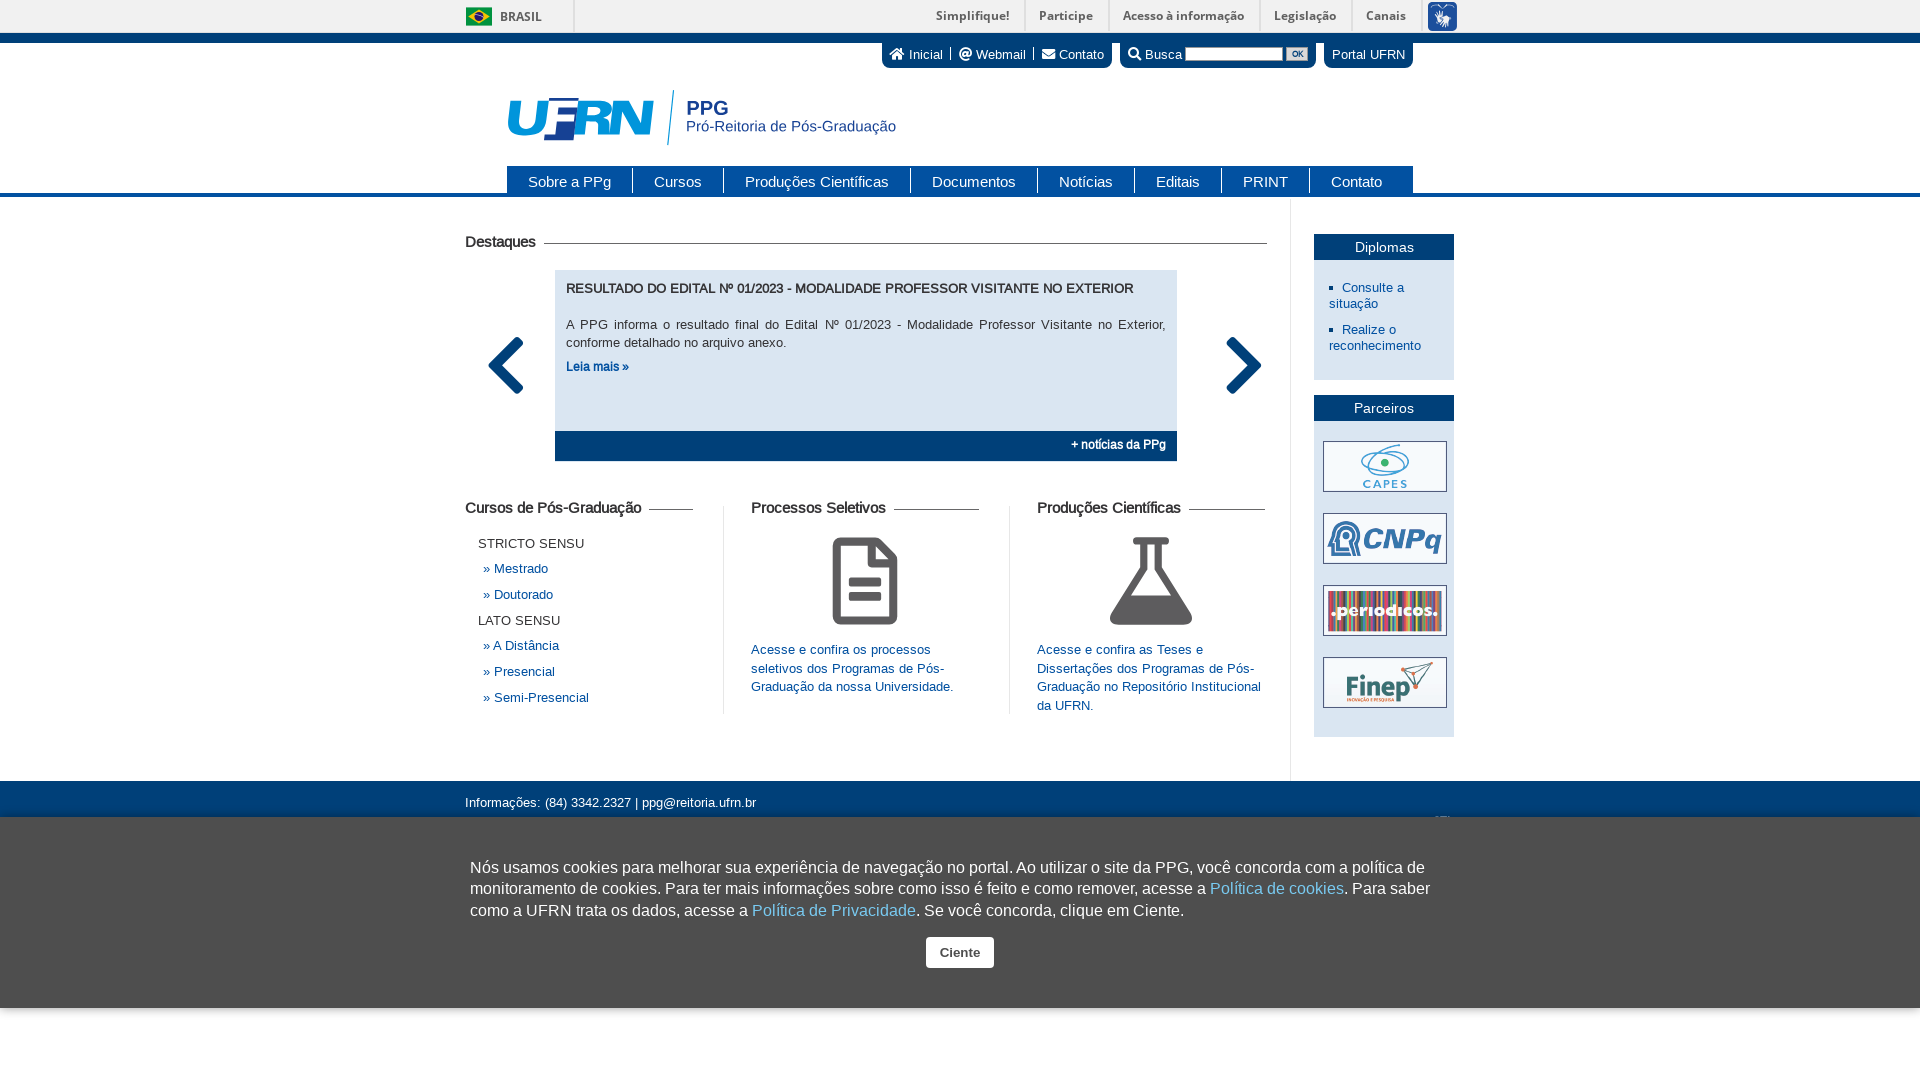 The image size is (1920, 1080). I want to click on 'Portal UFRN', so click(1367, 53).